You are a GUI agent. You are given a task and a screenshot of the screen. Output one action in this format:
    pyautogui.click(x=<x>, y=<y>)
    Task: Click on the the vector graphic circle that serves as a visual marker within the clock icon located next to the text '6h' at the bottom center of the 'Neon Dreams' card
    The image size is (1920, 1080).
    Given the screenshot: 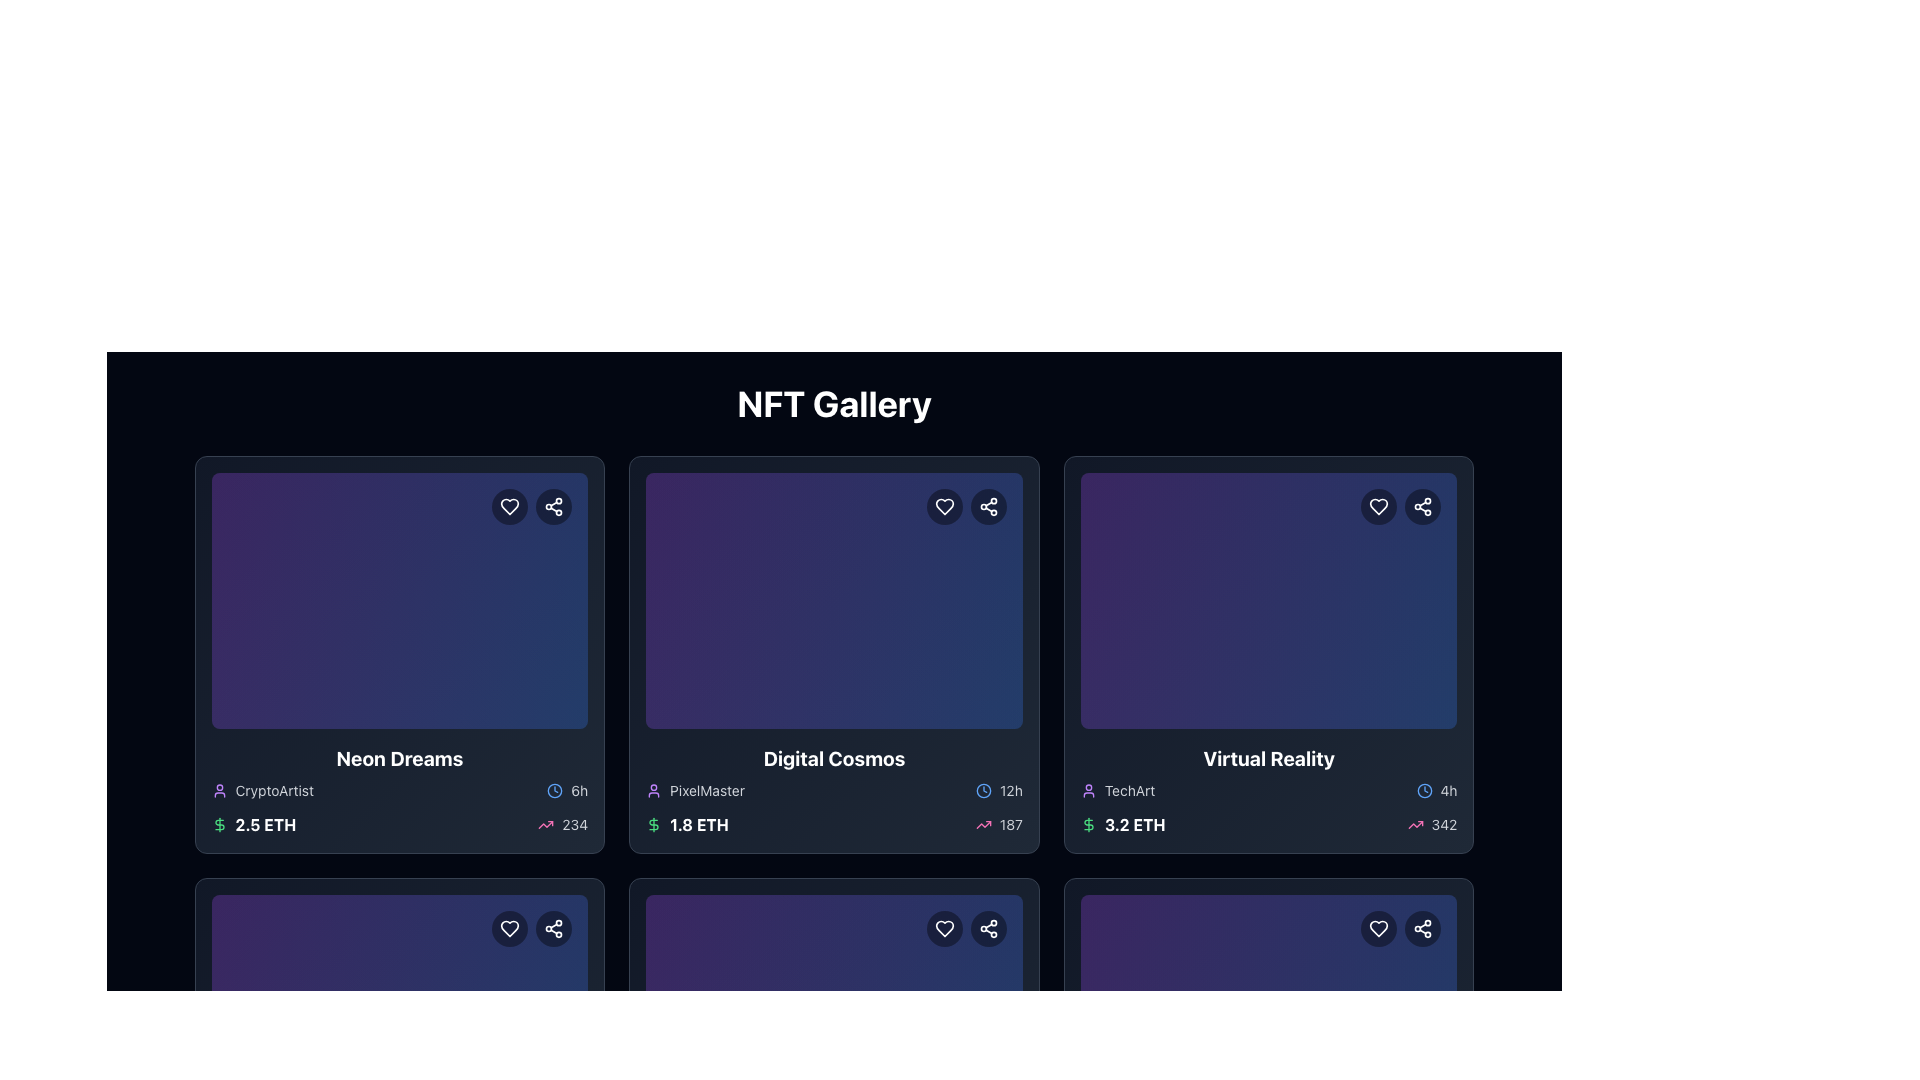 What is the action you would take?
    pyautogui.click(x=555, y=789)
    